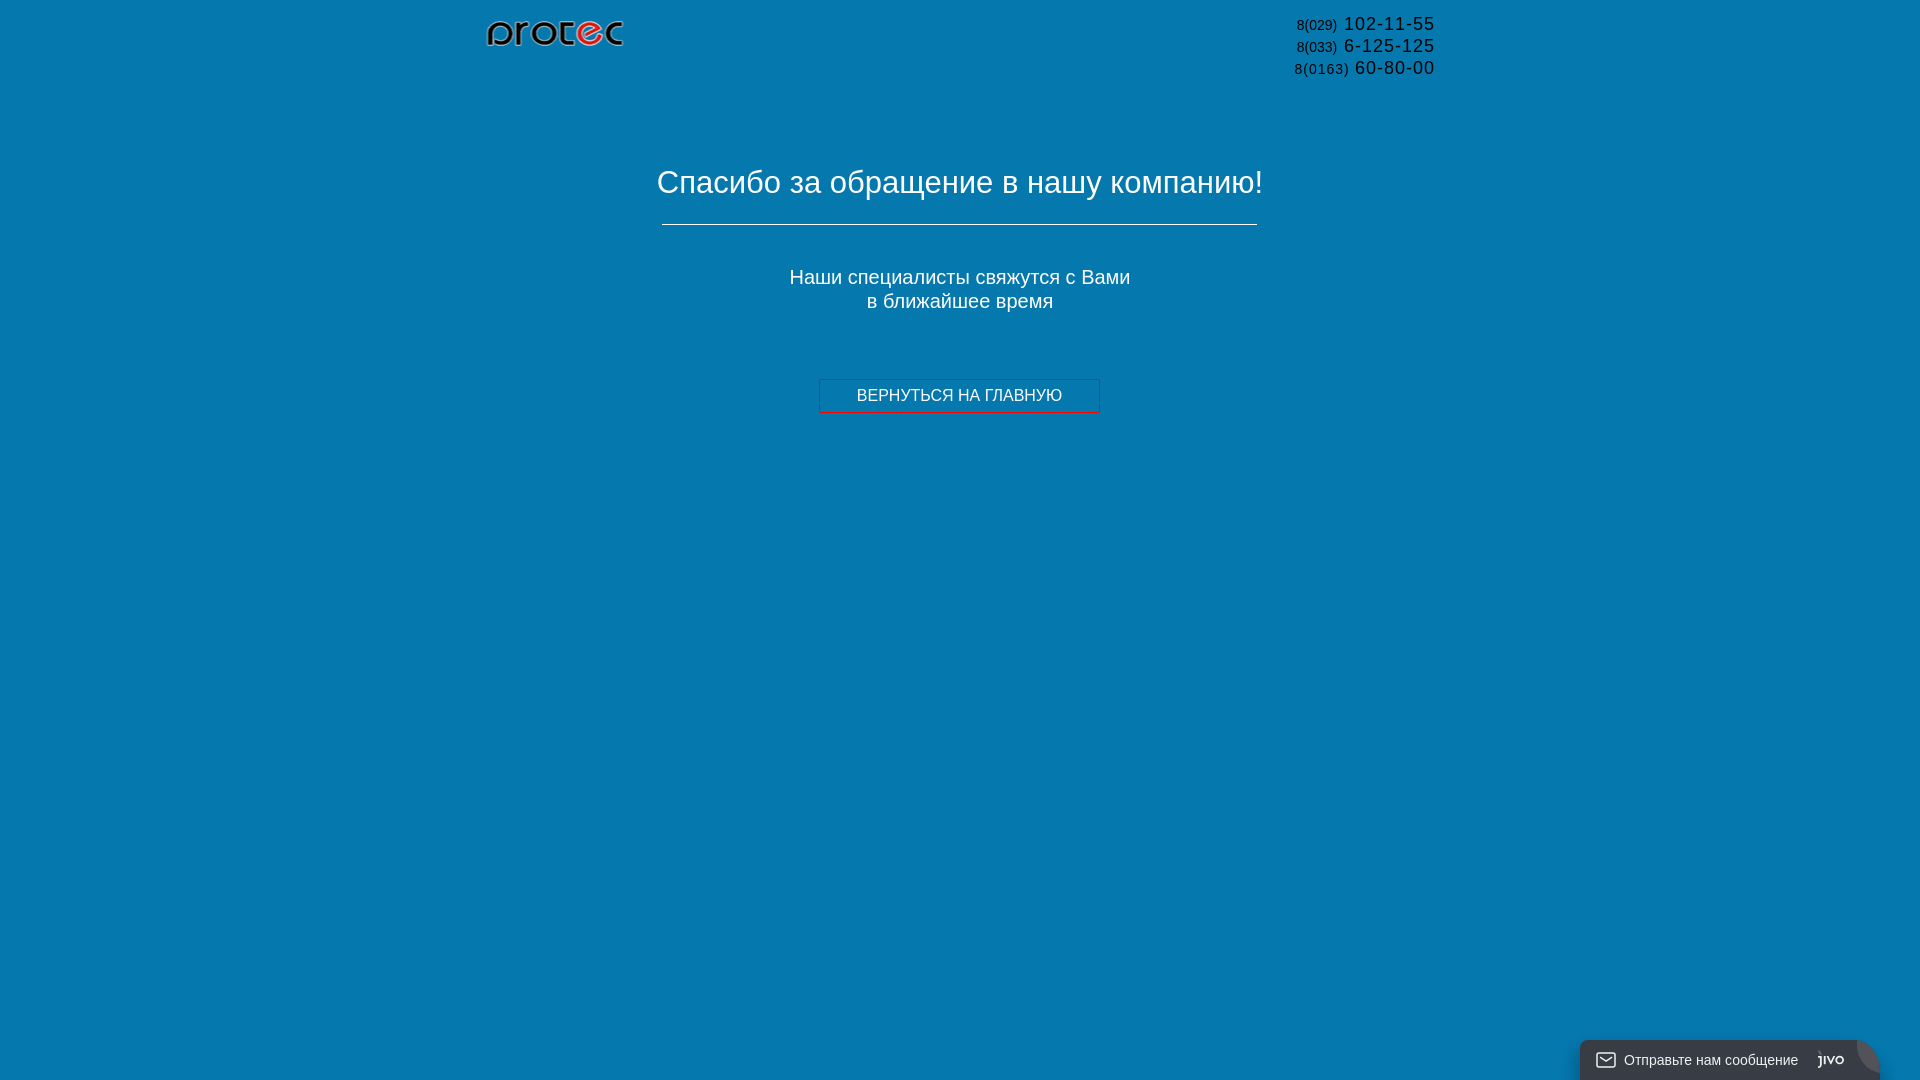 The width and height of the screenshot is (1920, 1080). I want to click on '8(033)  6-125-125', so click(1365, 45).